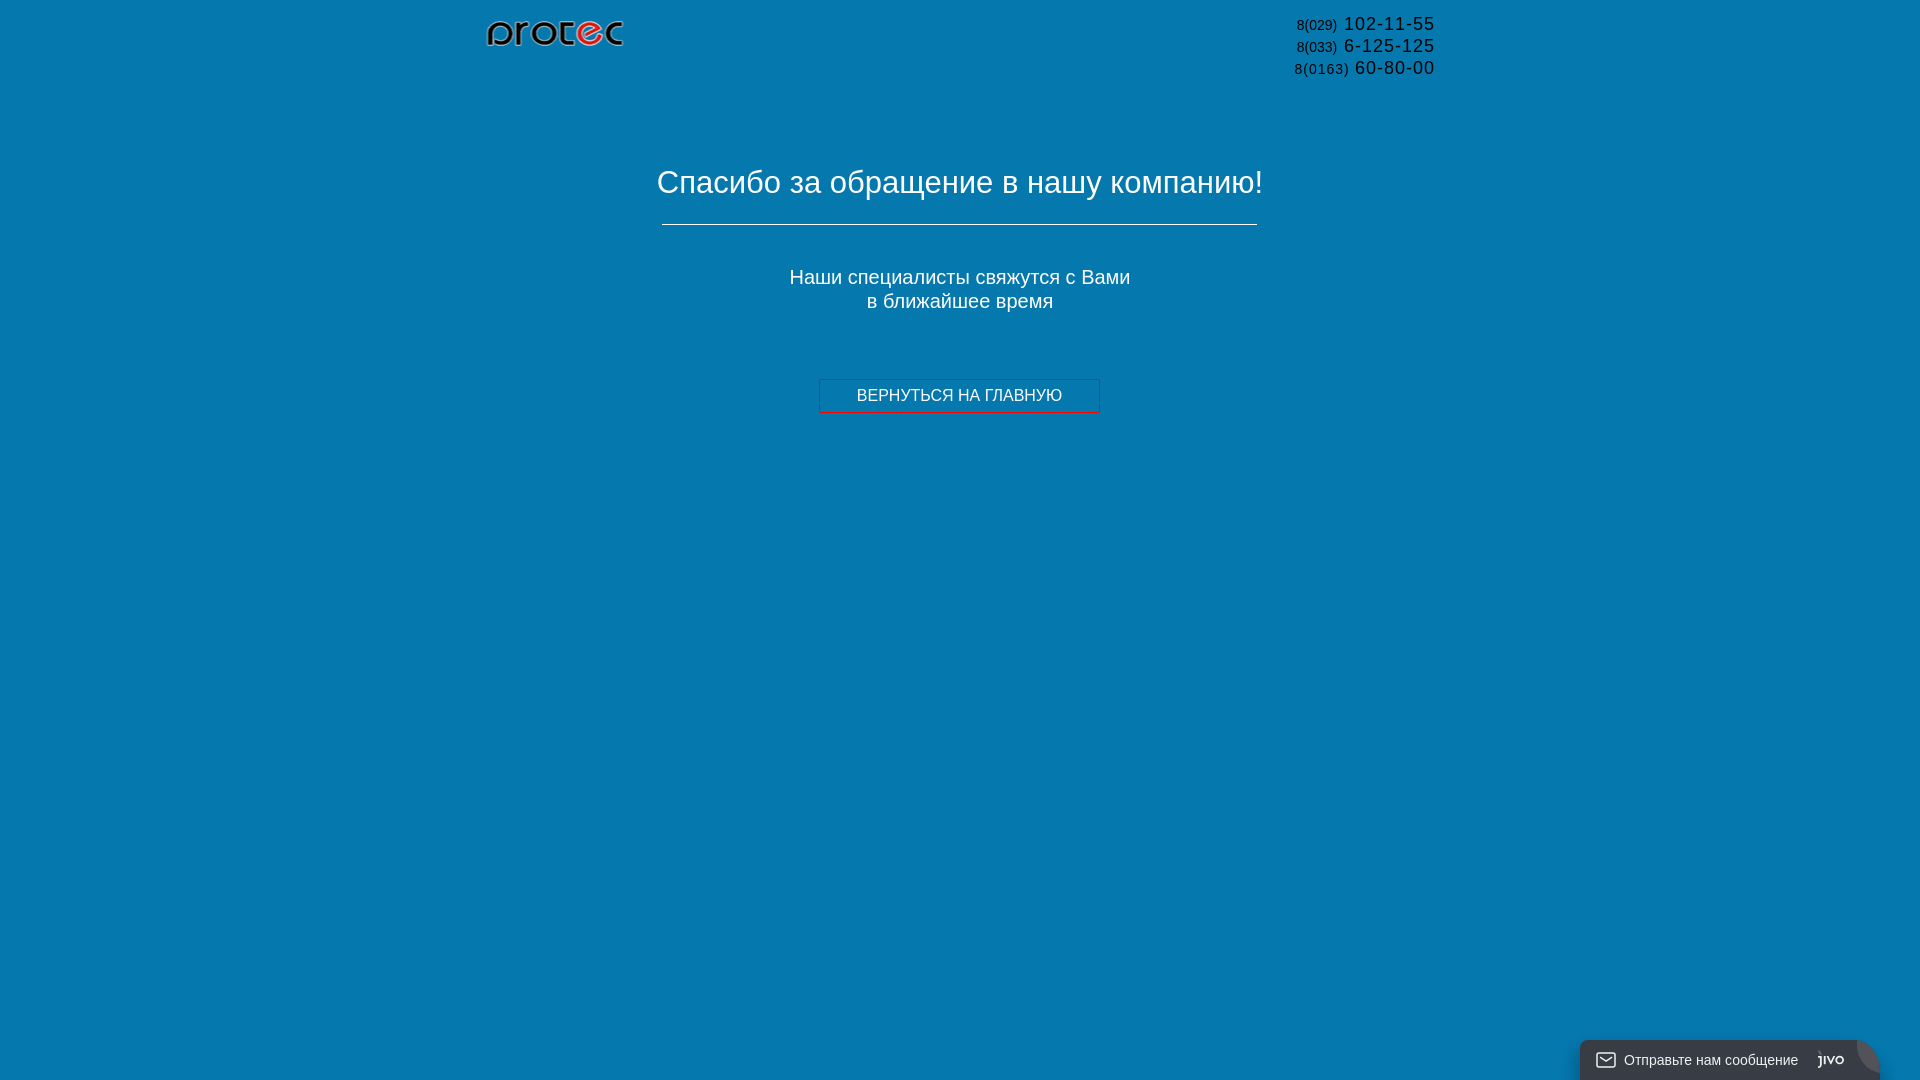 The width and height of the screenshot is (1920, 1080). I want to click on '8(033)  6-125-125', so click(1365, 45).